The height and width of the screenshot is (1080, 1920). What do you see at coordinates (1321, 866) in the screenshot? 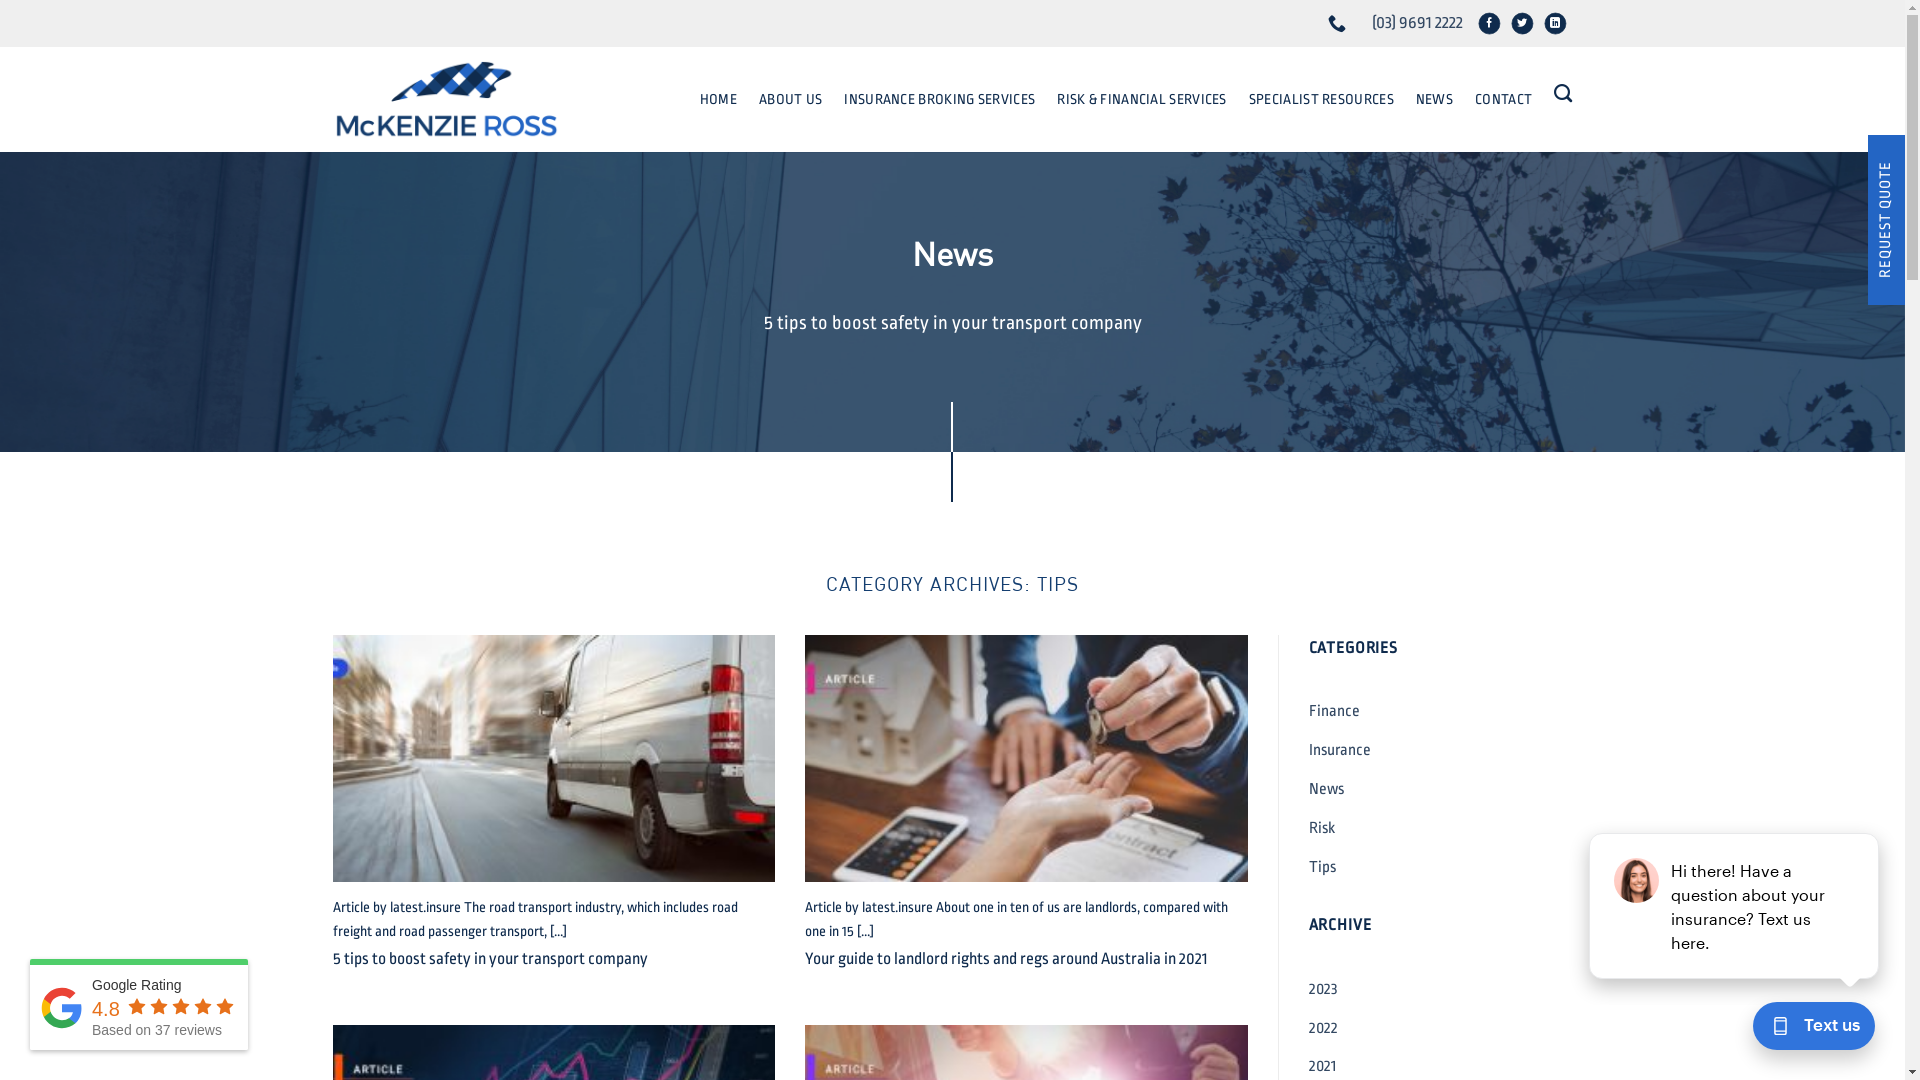
I see `'Tips'` at bounding box center [1321, 866].